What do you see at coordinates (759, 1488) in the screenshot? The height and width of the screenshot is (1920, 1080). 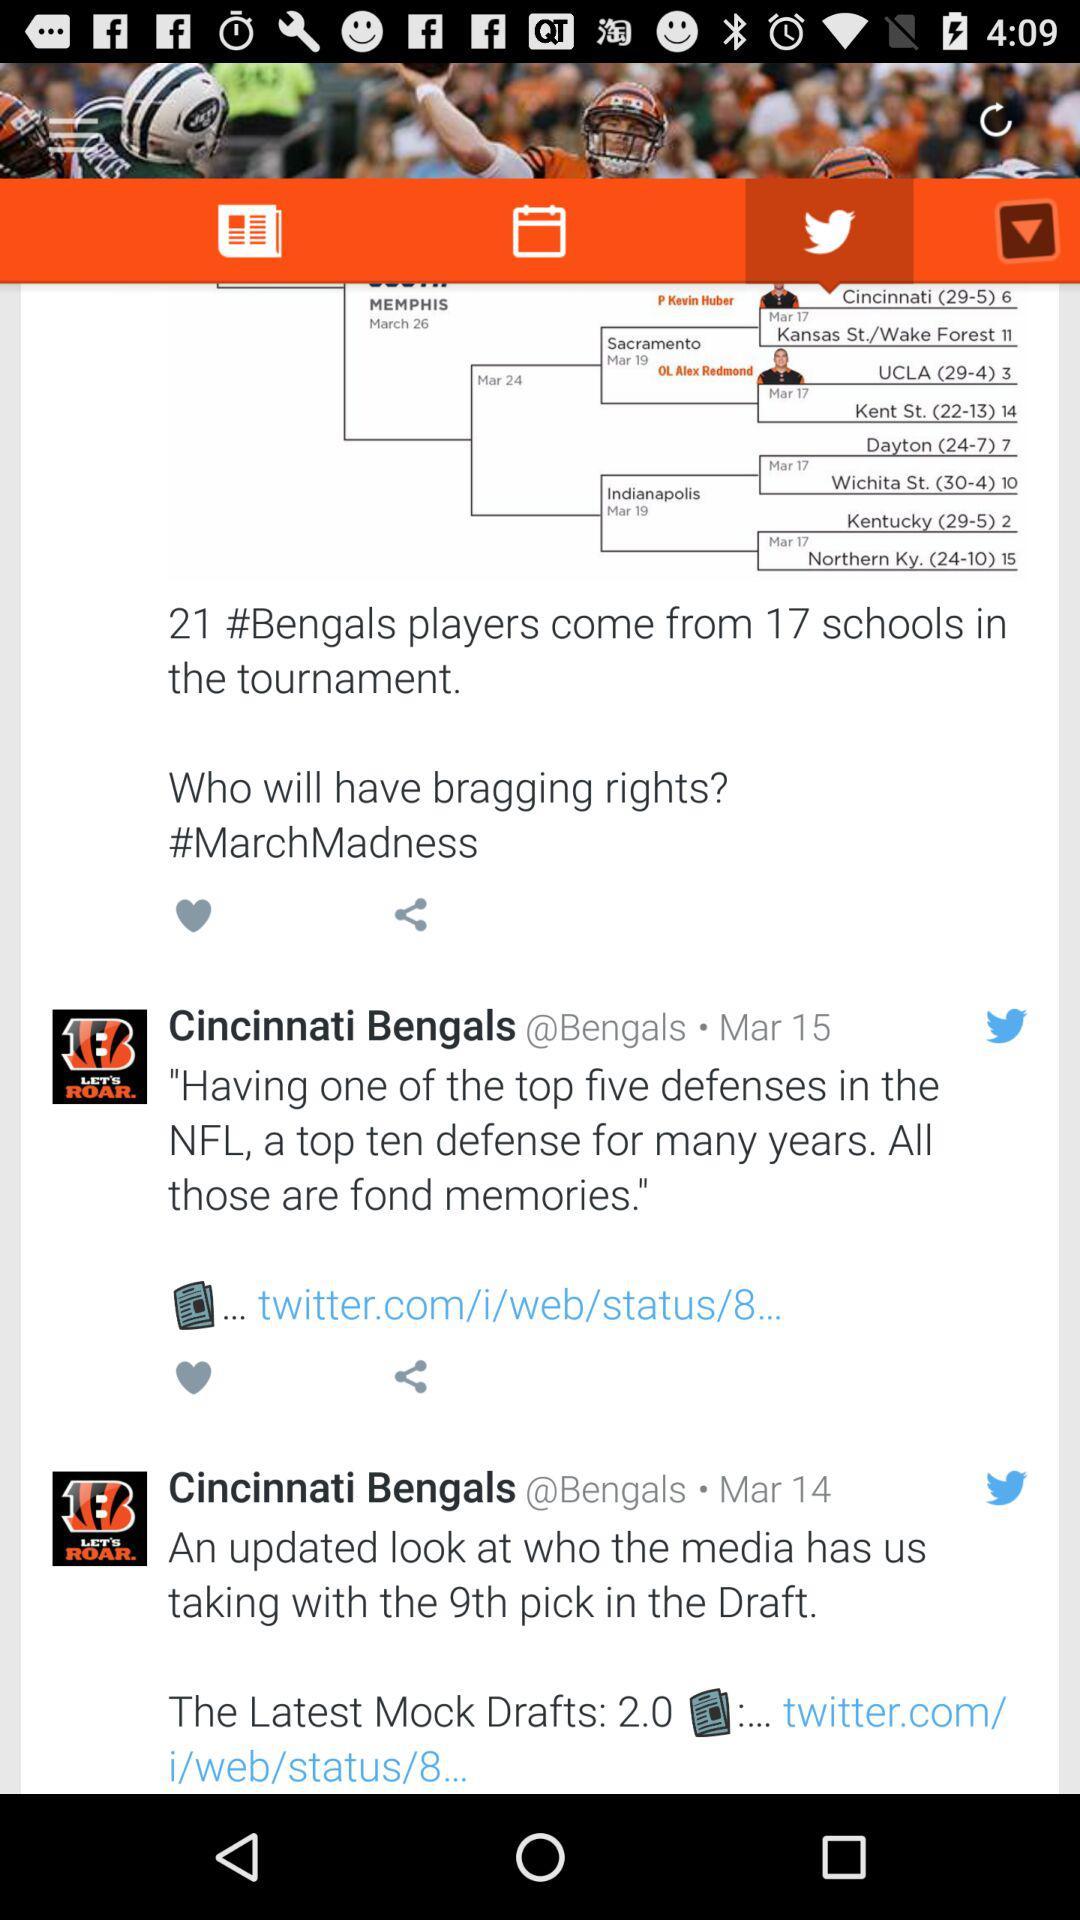 I see `item to the right of the @bengals` at bounding box center [759, 1488].